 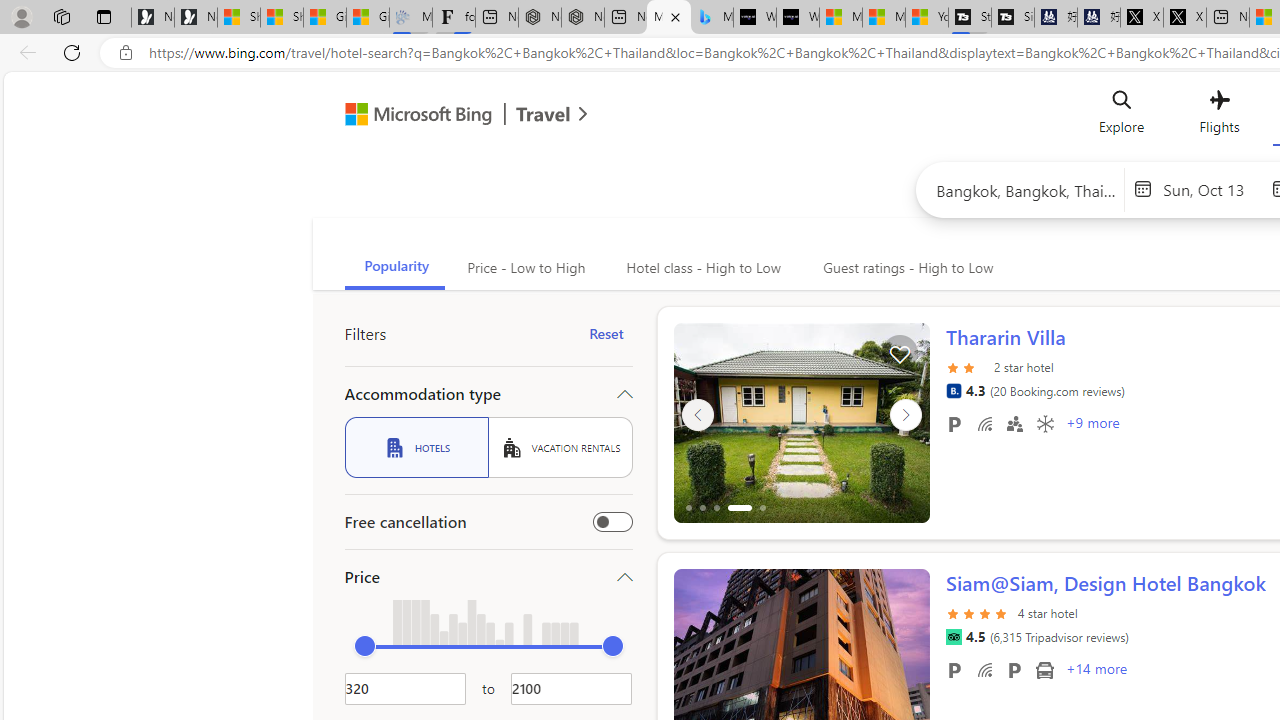 What do you see at coordinates (415, 446) in the screenshot?
I see `'HOTELS'` at bounding box center [415, 446].